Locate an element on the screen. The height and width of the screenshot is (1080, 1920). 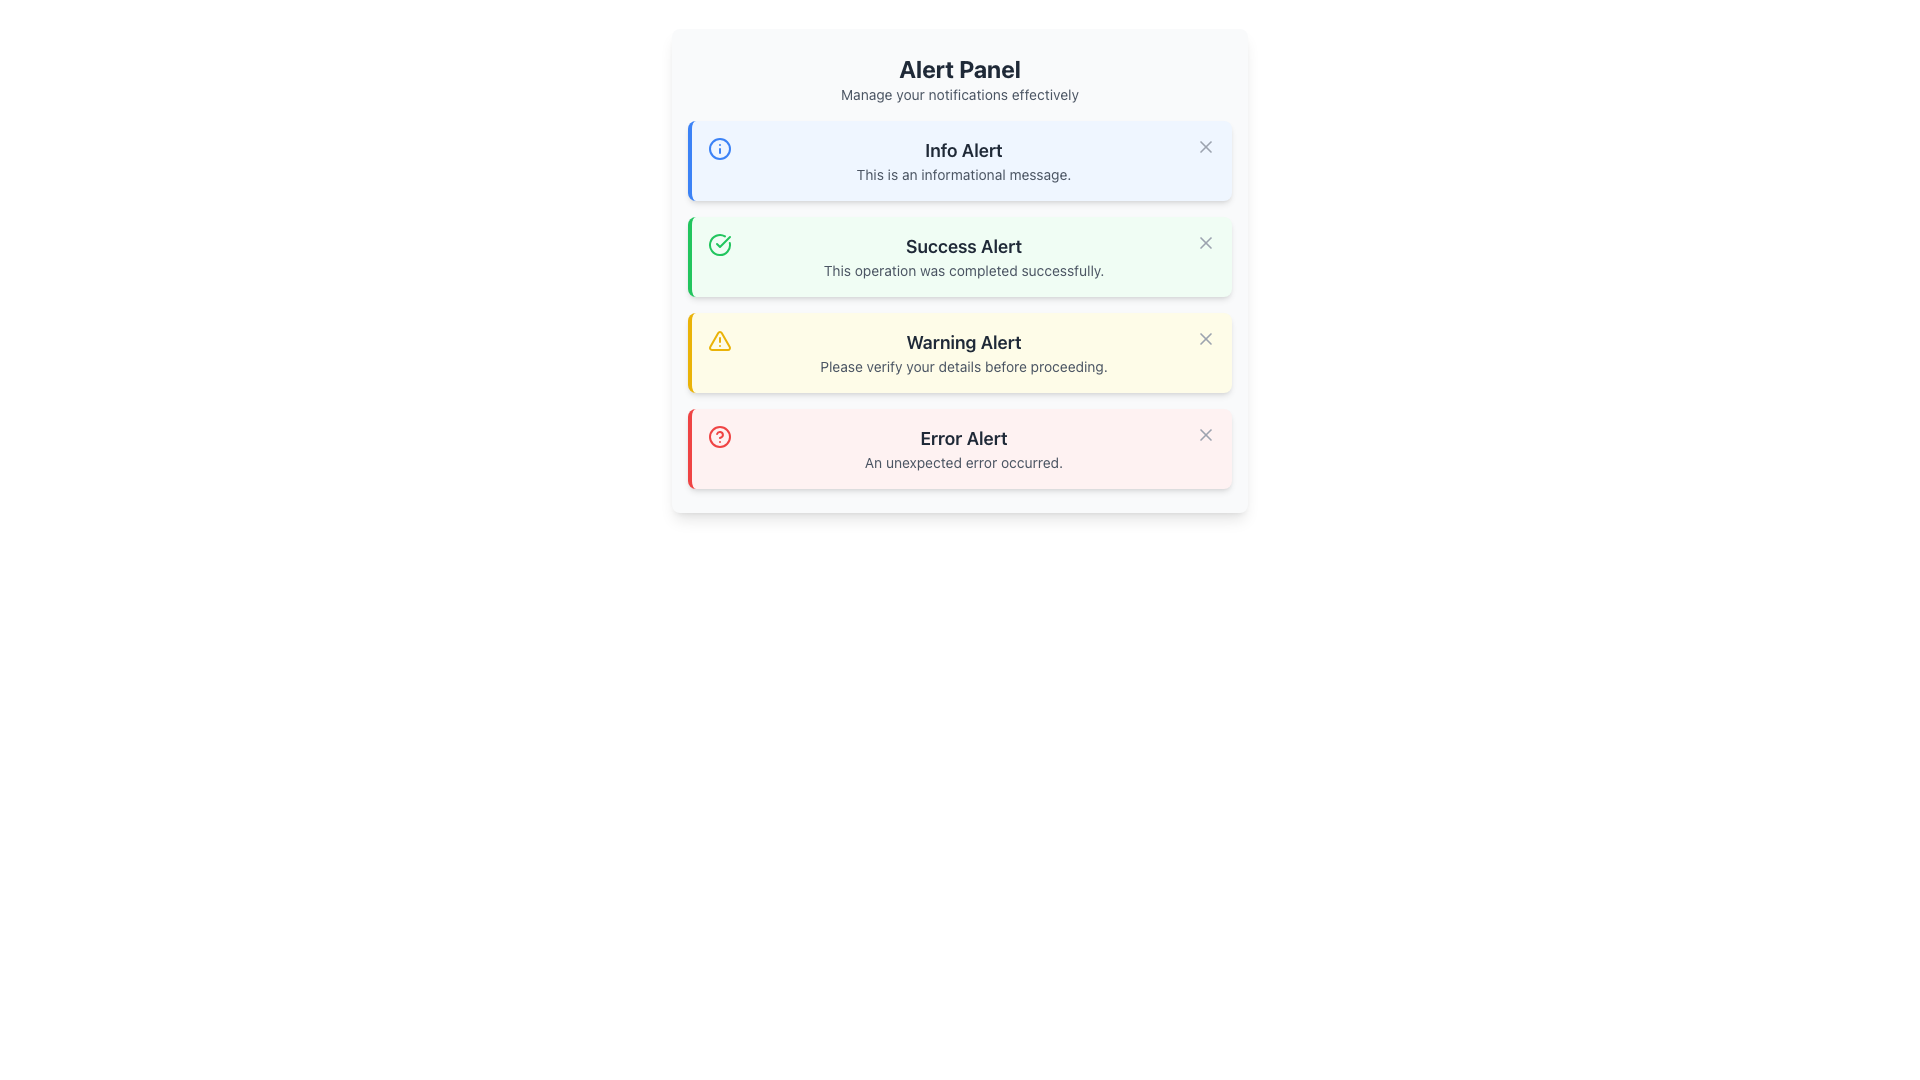
success notification message from the second notification box, which is located below the blue 'Info Alert' is located at coordinates (960, 256).